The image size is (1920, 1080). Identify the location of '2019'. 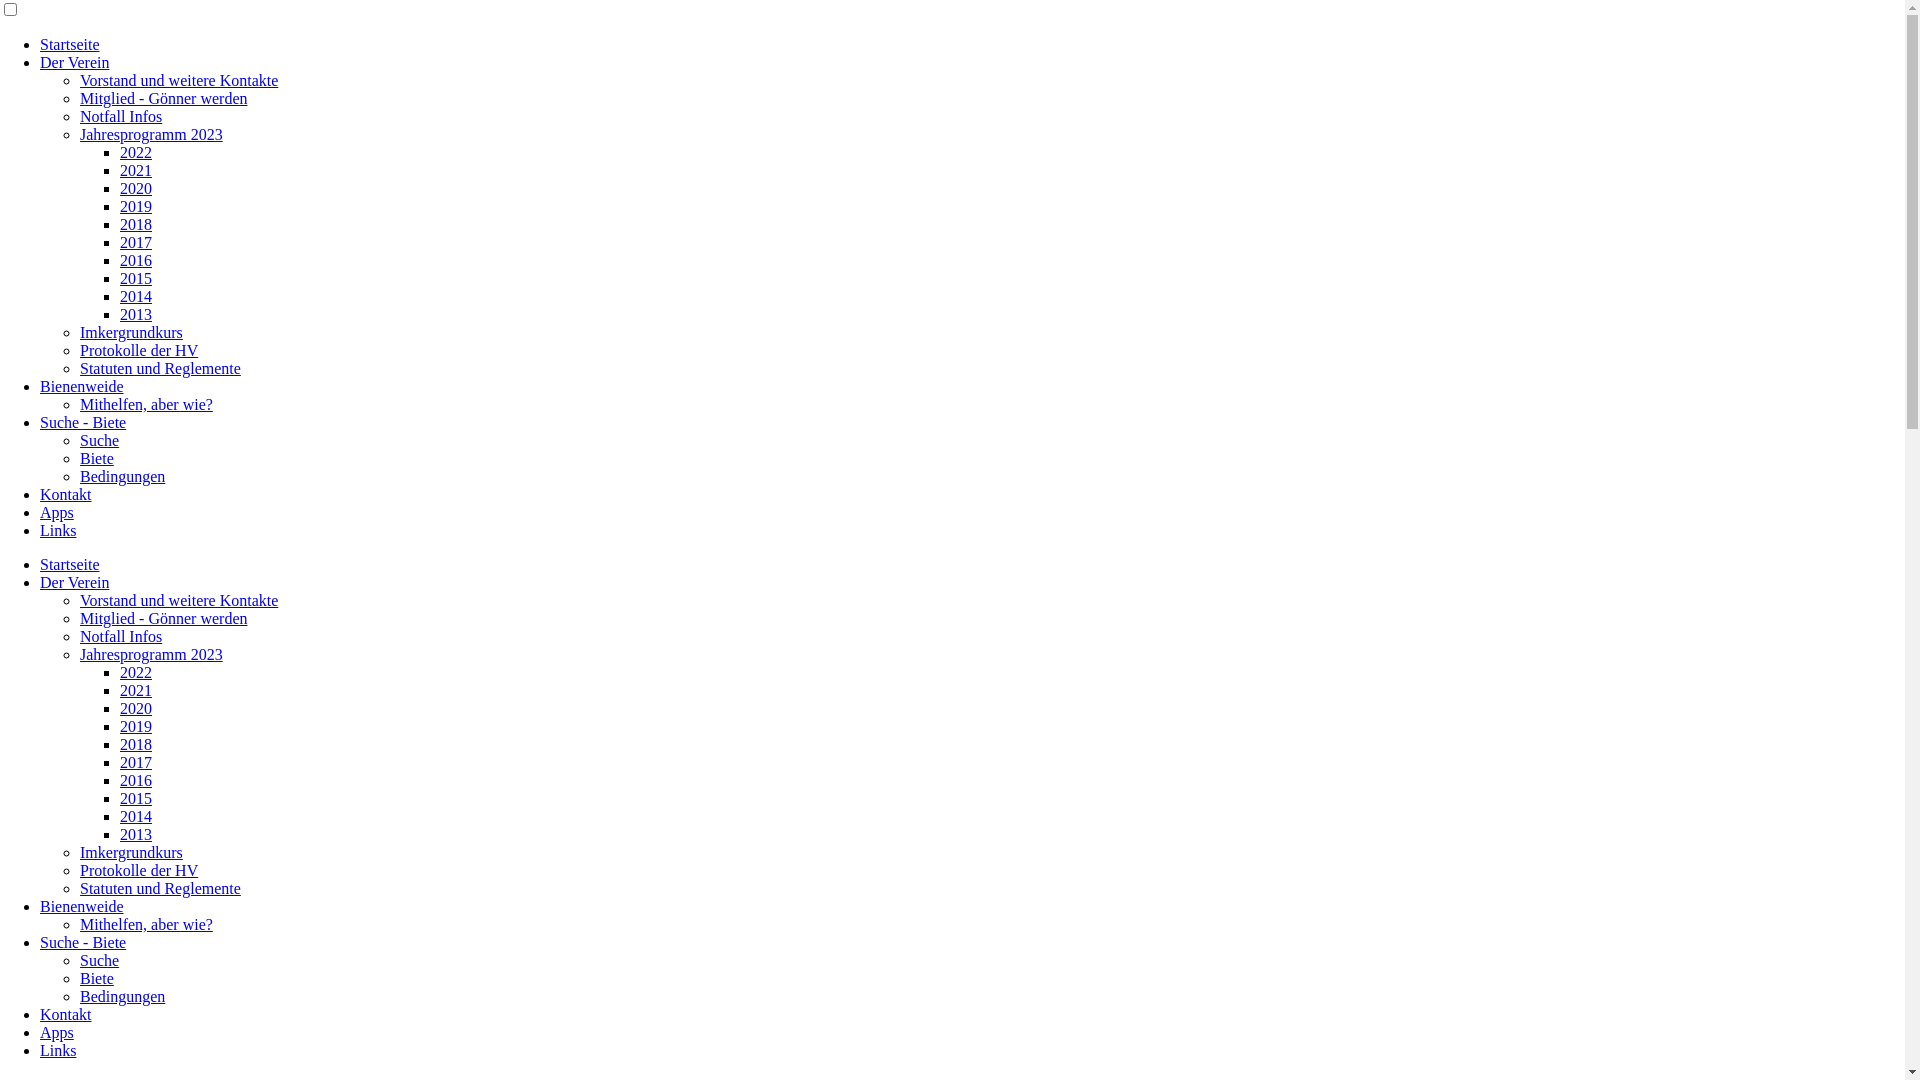
(134, 726).